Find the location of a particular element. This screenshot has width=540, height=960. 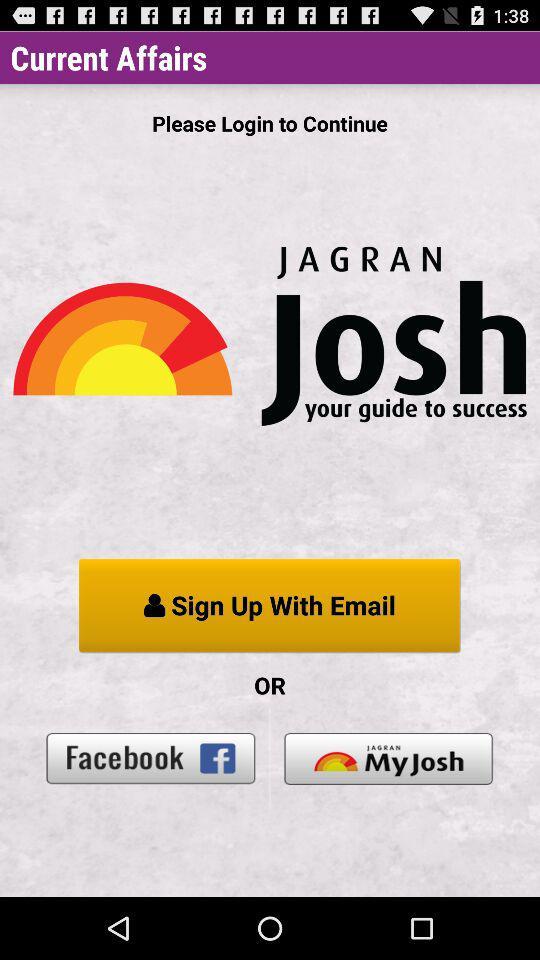

the icon at the bottom right corner is located at coordinates (388, 757).